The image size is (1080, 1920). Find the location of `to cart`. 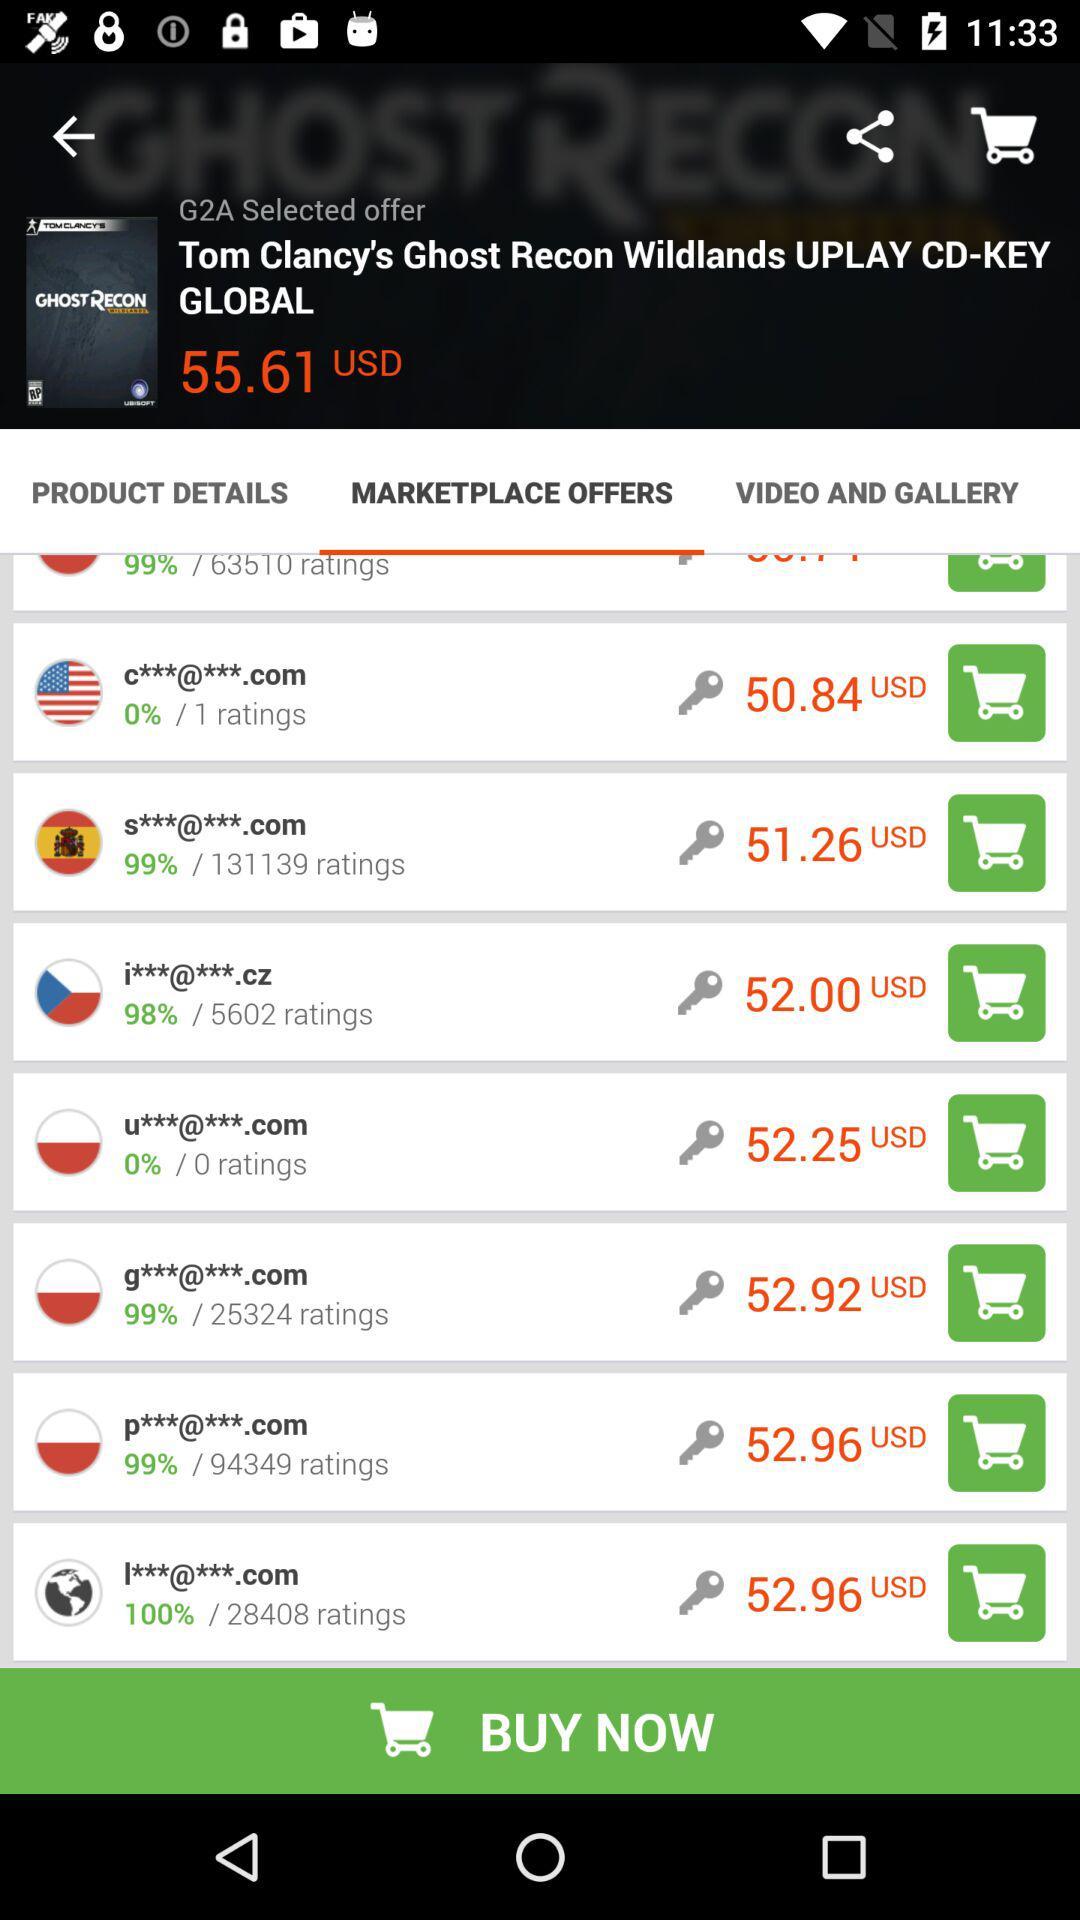

to cart is located at coordinates (996, 692).